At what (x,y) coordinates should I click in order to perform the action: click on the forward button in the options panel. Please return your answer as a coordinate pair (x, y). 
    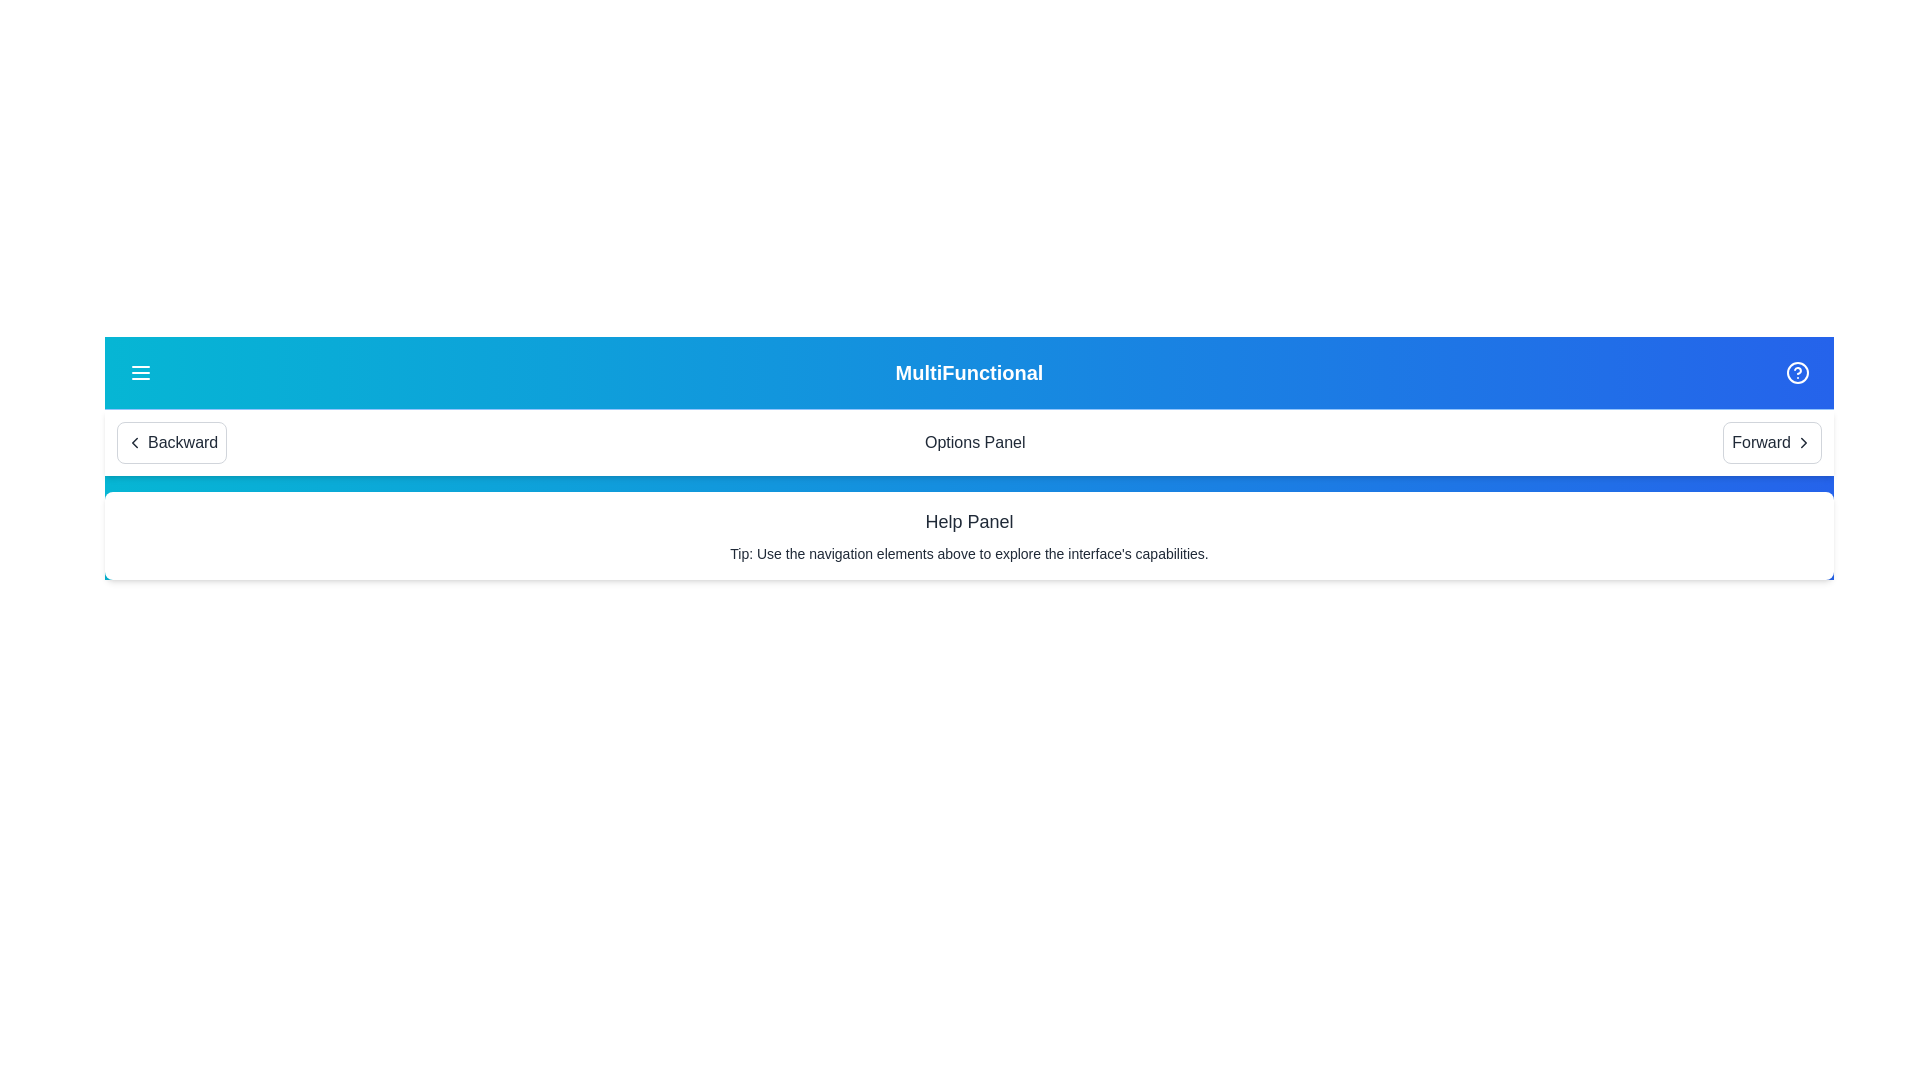
    Looking at the image, I should click on (1772, 442).